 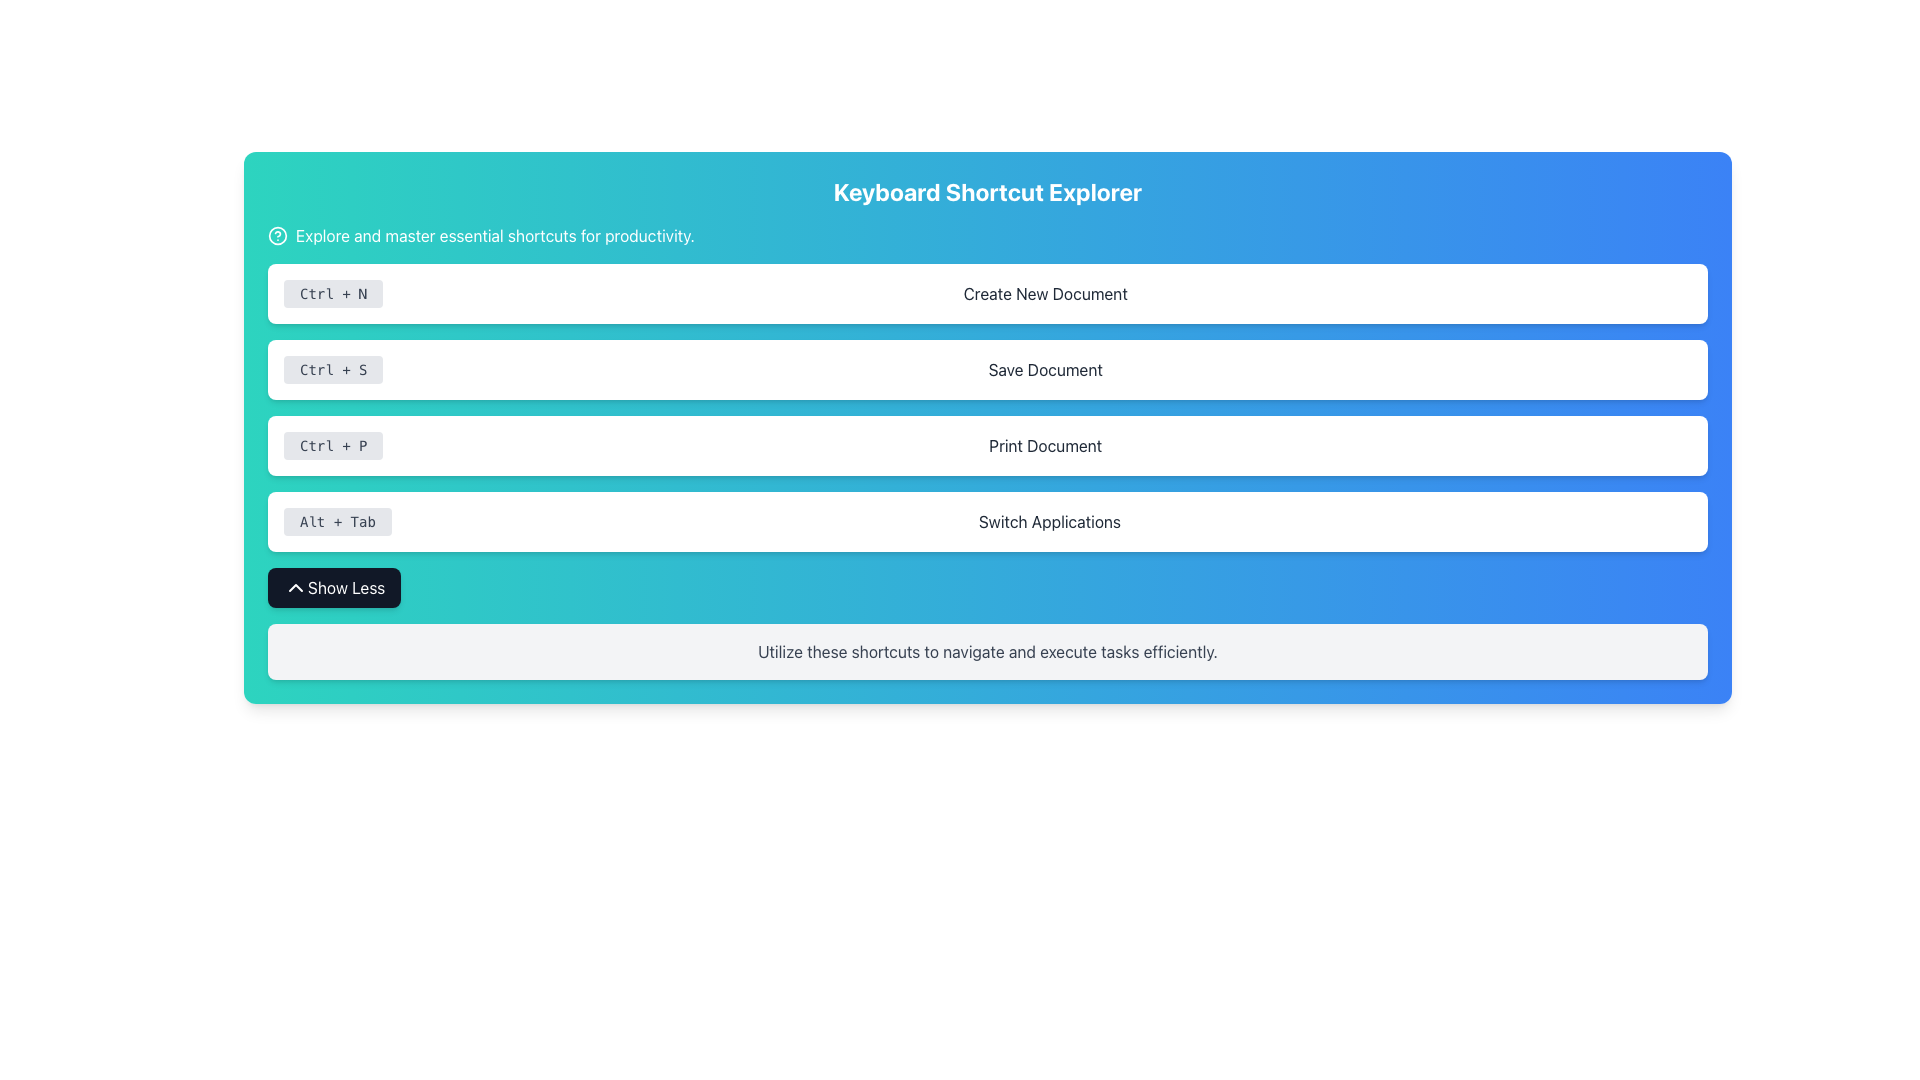 I want to click on the Text Label that describes the function of the keyboard shortcut 'Ctrl + N', positioned to the right of the gray box with 'Ctrl + N', so click(x=1044, y=293).